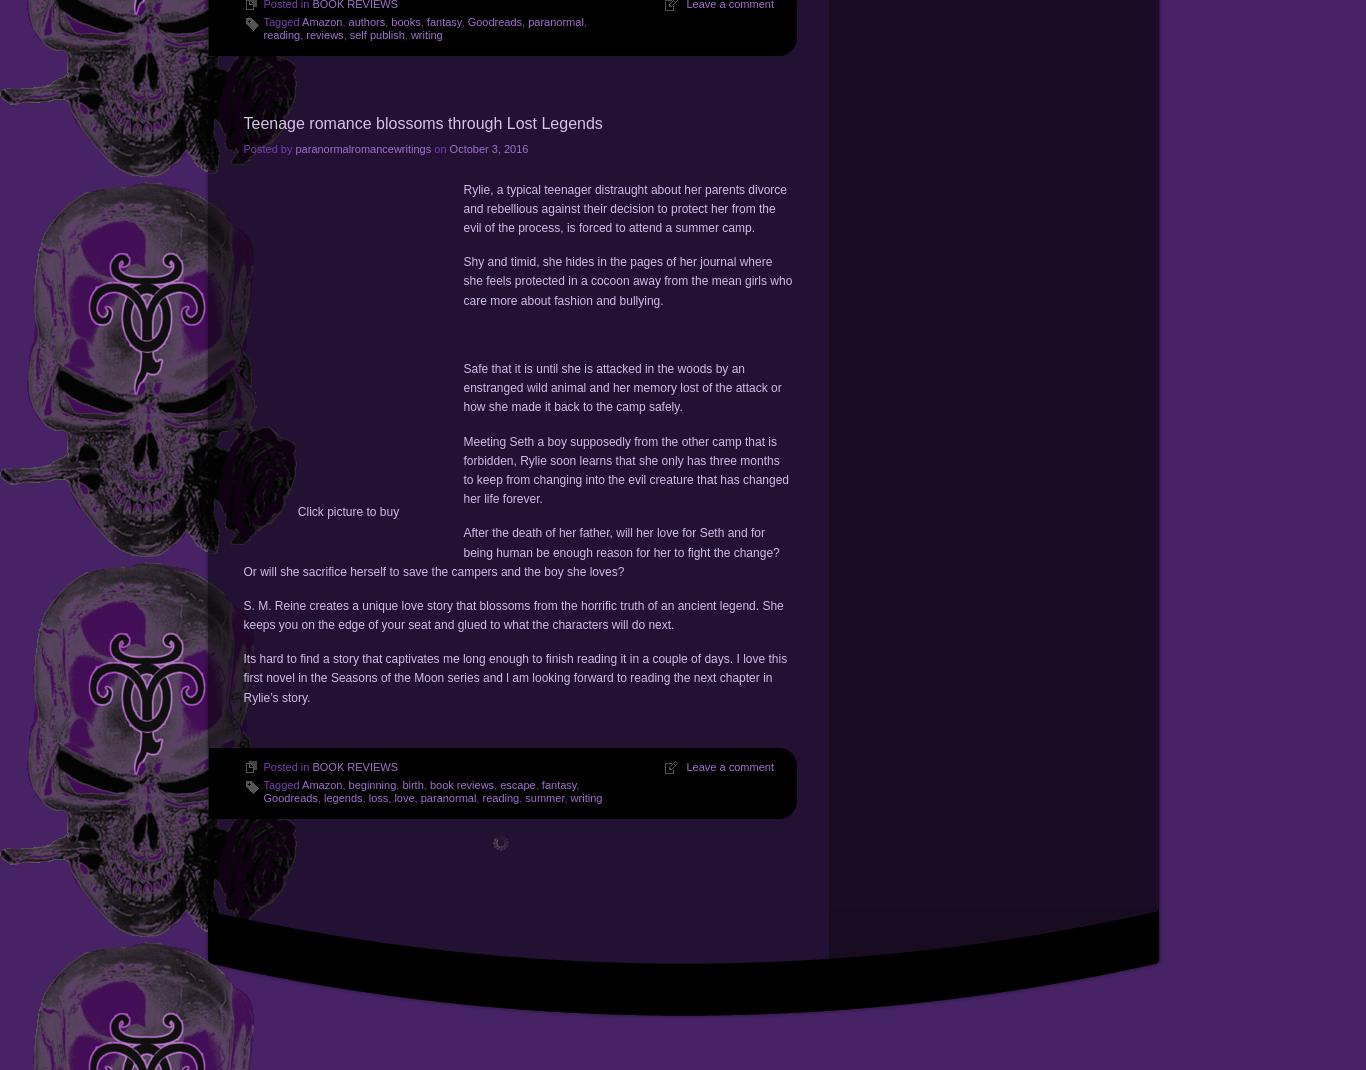 The image size is (1366, 1070). I want to click on 'Leave a comment', so click(729, 765).